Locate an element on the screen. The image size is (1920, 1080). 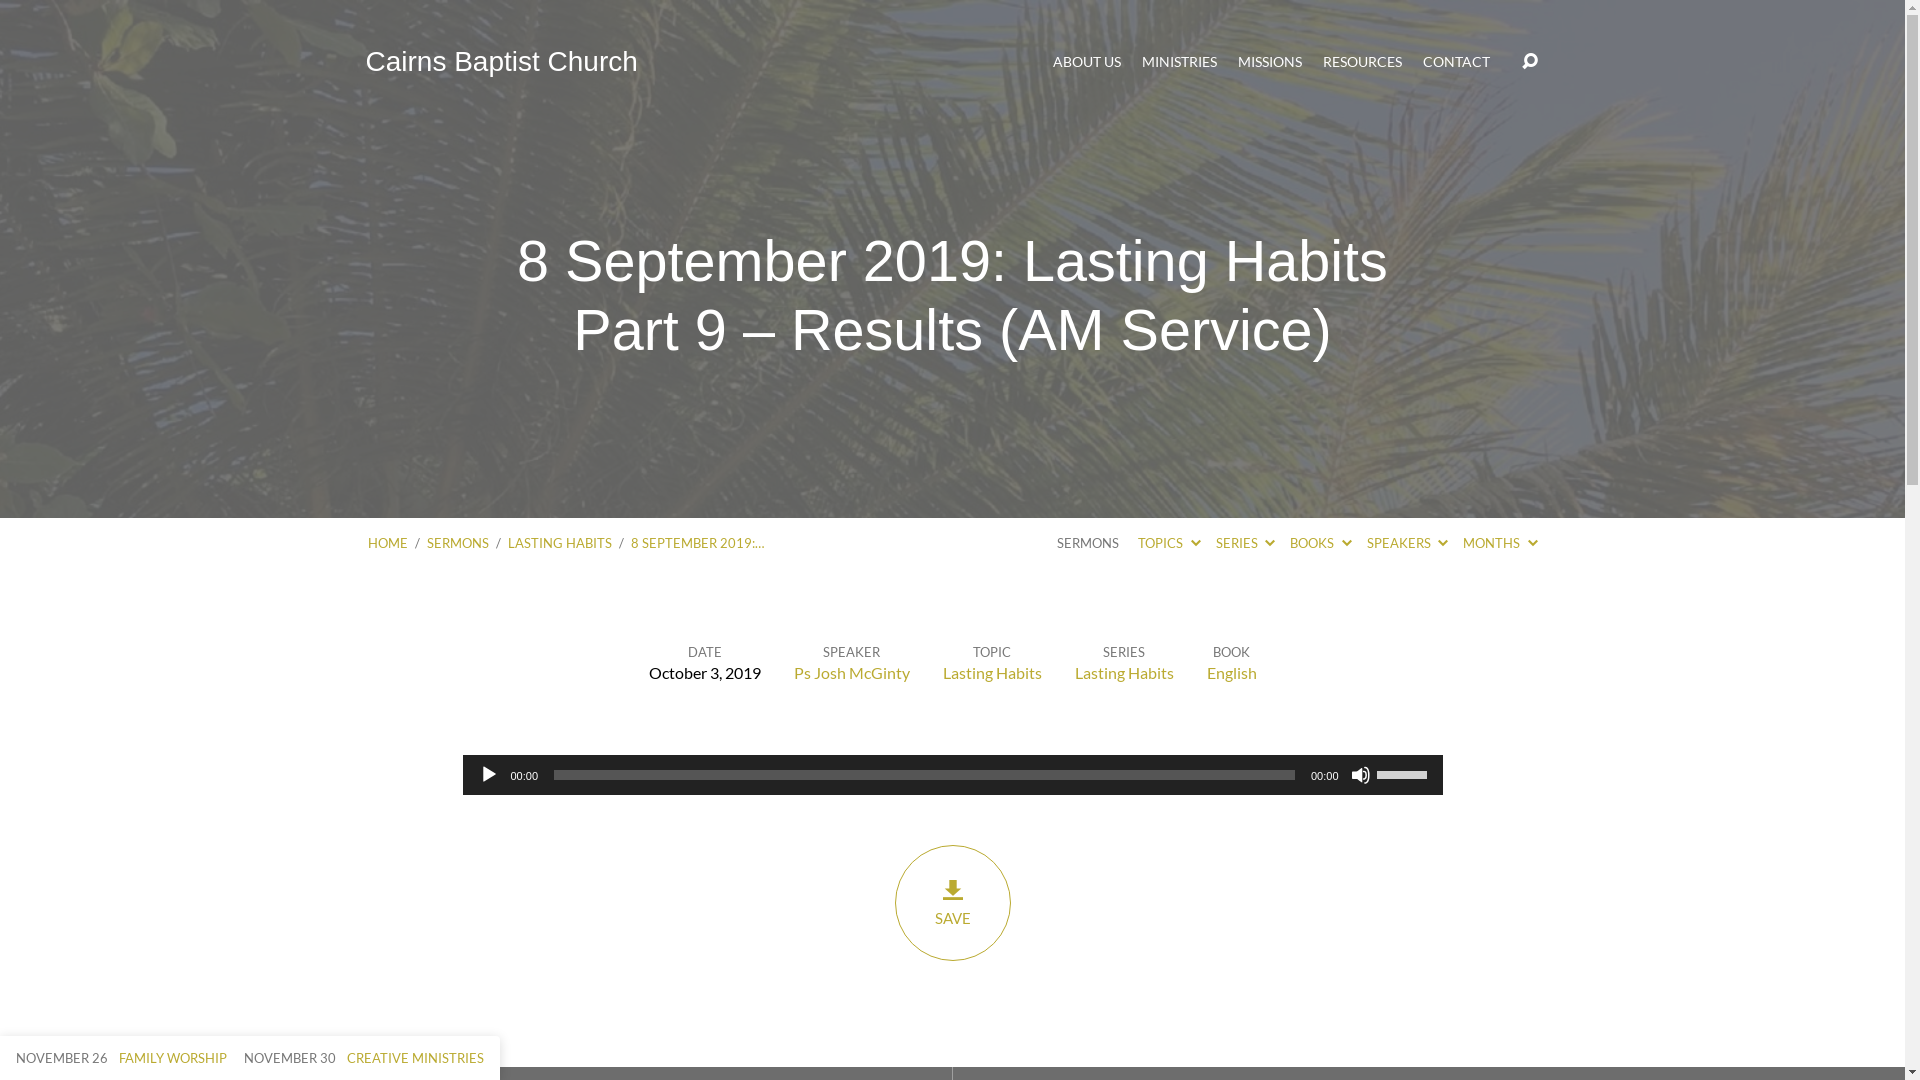
'Ps Josh McGinty' is located at coordinates (792, 672).